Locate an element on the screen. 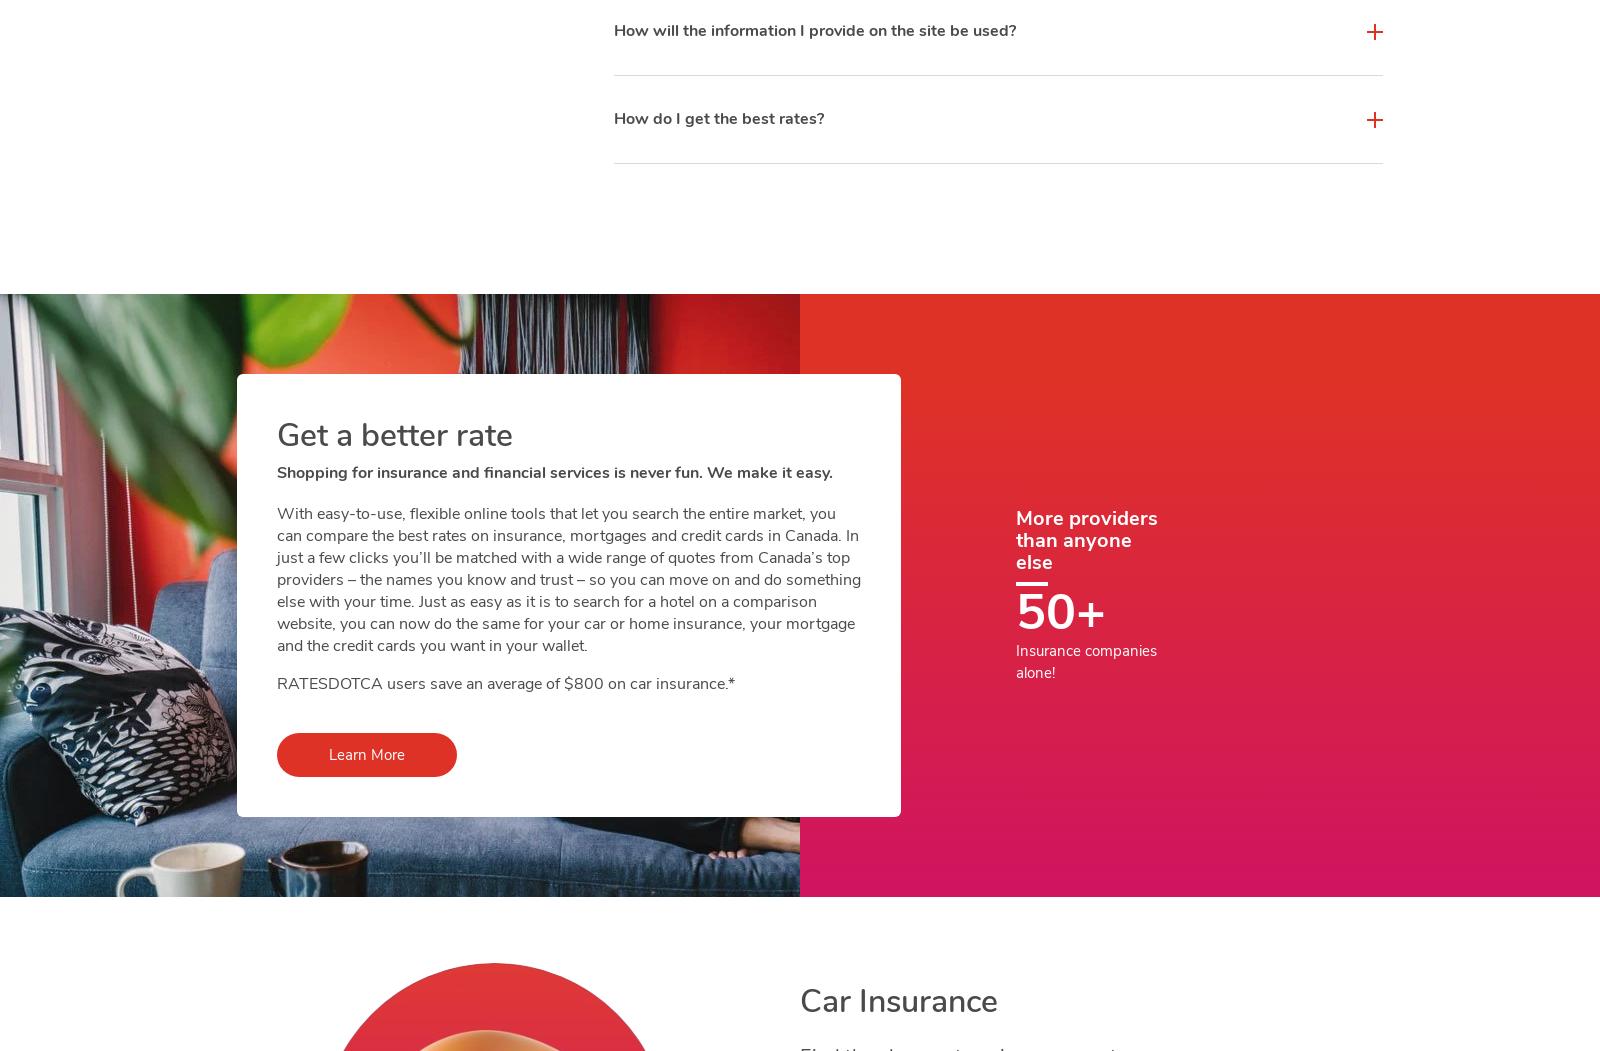 Image resolution: width=1600 pixels, height=1051 pixels. 'RATESDOTCA users save an average of $800 on car insurance.*' is located at coordinates (503, 683).